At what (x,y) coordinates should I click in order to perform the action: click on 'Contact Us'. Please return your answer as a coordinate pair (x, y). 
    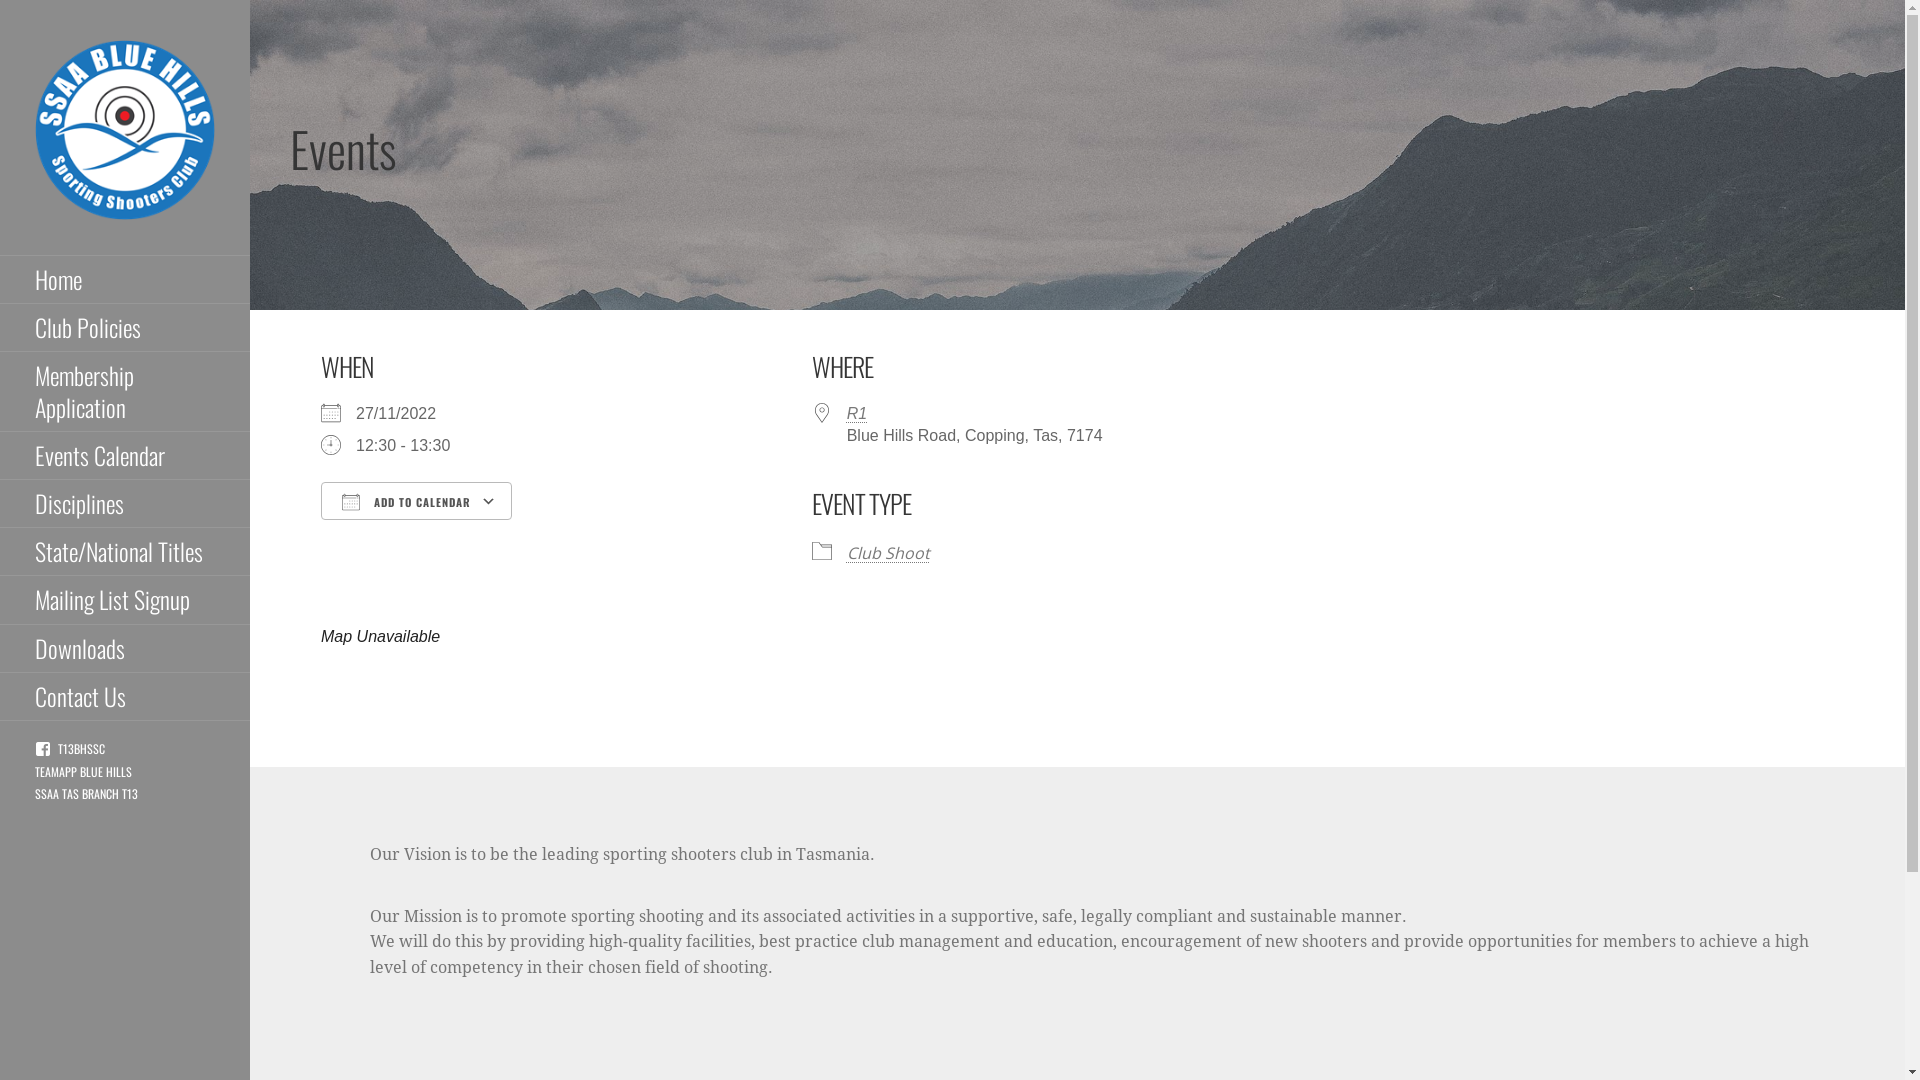
    Looking at the image, I should click on (123, 696).